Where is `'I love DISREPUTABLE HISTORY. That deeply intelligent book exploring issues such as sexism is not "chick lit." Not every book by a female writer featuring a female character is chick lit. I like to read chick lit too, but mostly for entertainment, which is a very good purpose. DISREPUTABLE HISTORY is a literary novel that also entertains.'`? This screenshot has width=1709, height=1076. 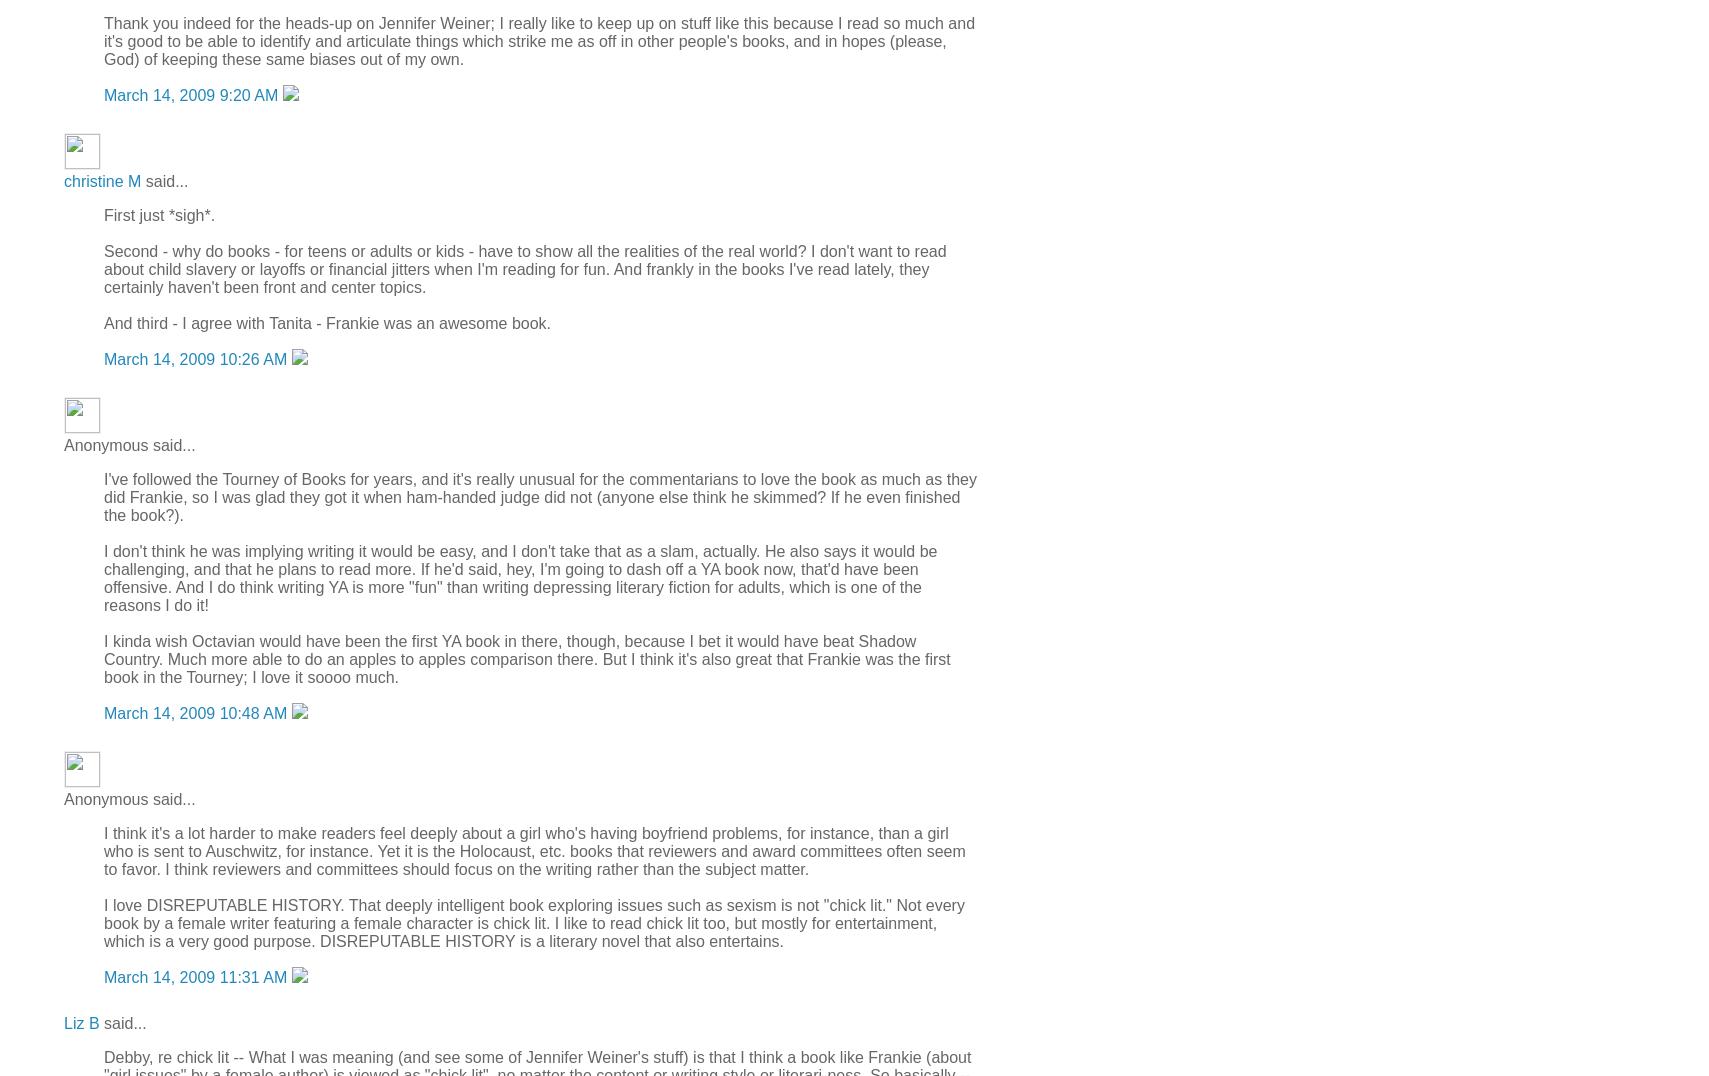
'I love DISREPUTABLE HISTORY. That deeply intelligent book exploring issues such as sexism is not "chick lit." Not every book by a female writer featuring a female character is chick lit. I like to read chick lit too, but mostly for entertainment, which is a very good purpose. DISREPUTABLE HISTORY is a literary novel that also entertains.' is located at coordinates (533, 922).